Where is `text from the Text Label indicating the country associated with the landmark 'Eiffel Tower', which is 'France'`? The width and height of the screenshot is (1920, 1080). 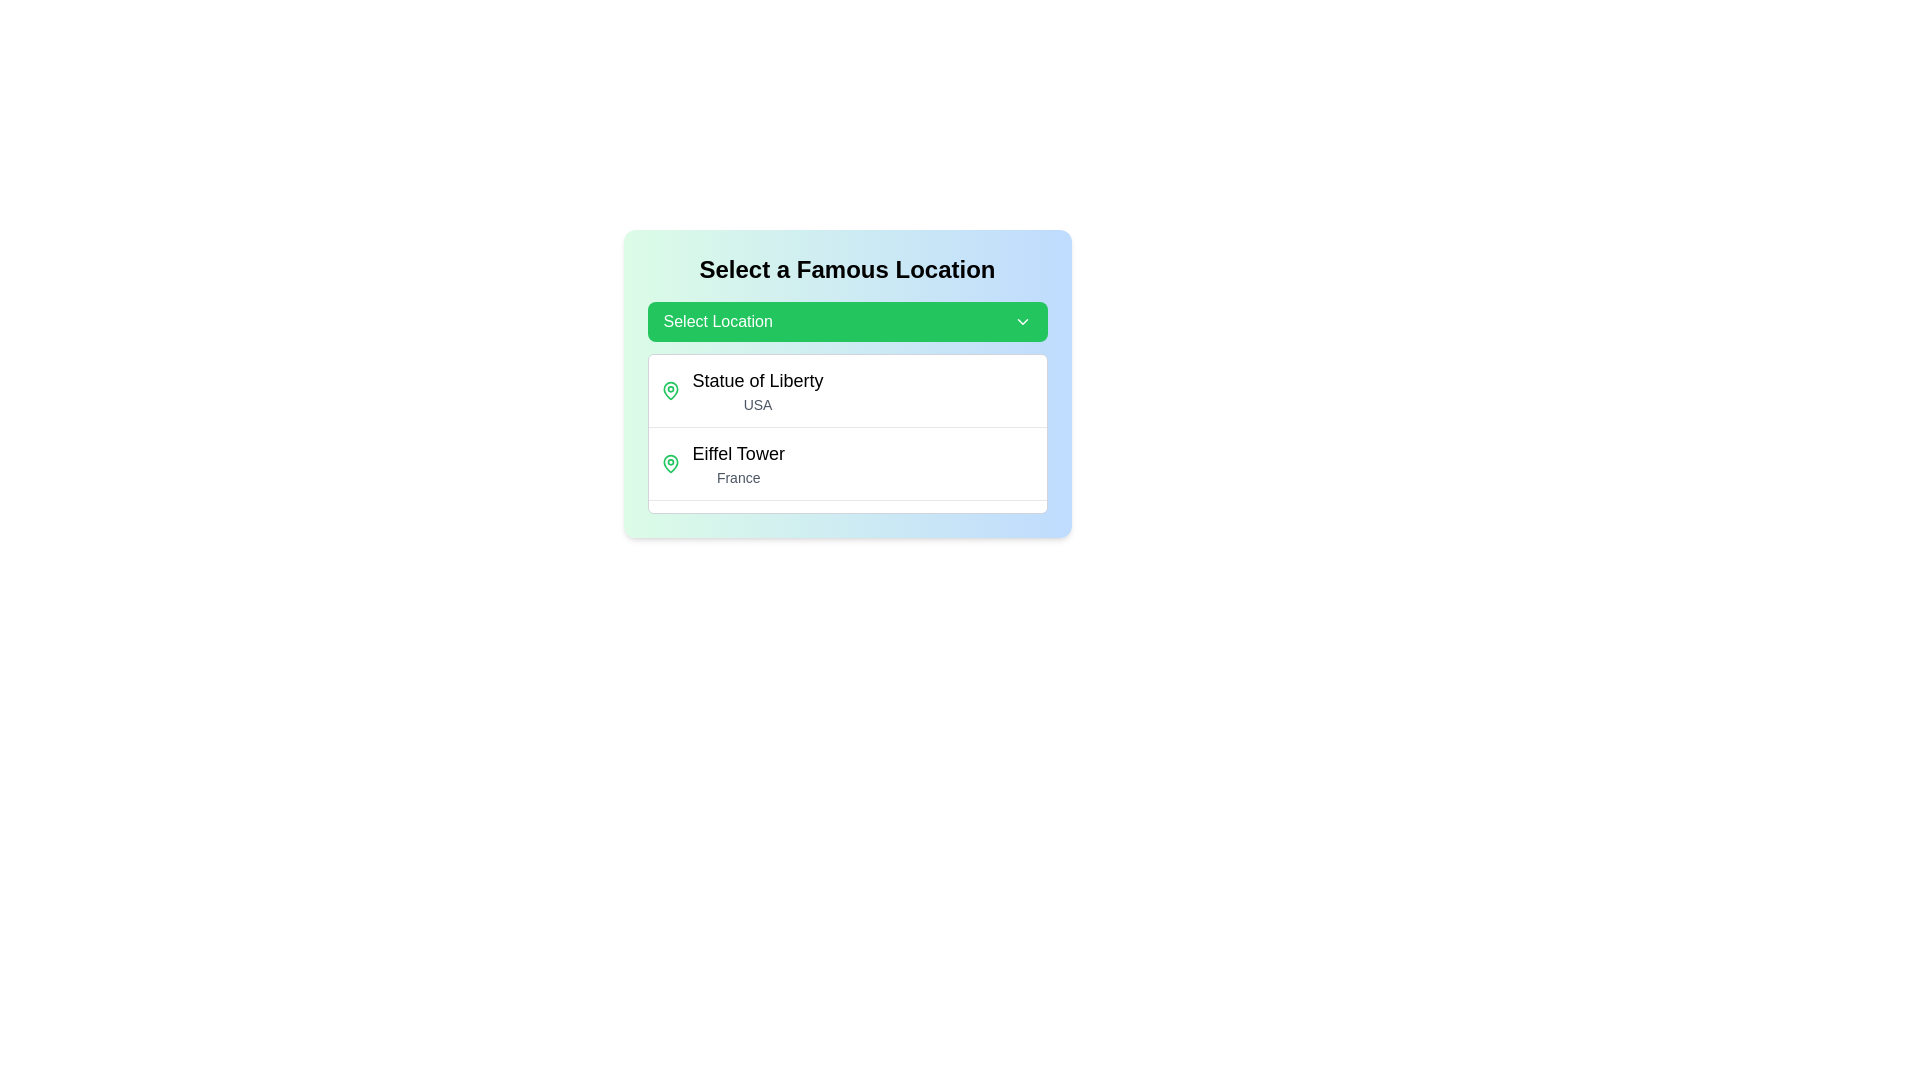 text from the Text Label indicating the country associated with the landmark 'Eiffel Tower', which is 'France' is located at coordinates (737, 478).